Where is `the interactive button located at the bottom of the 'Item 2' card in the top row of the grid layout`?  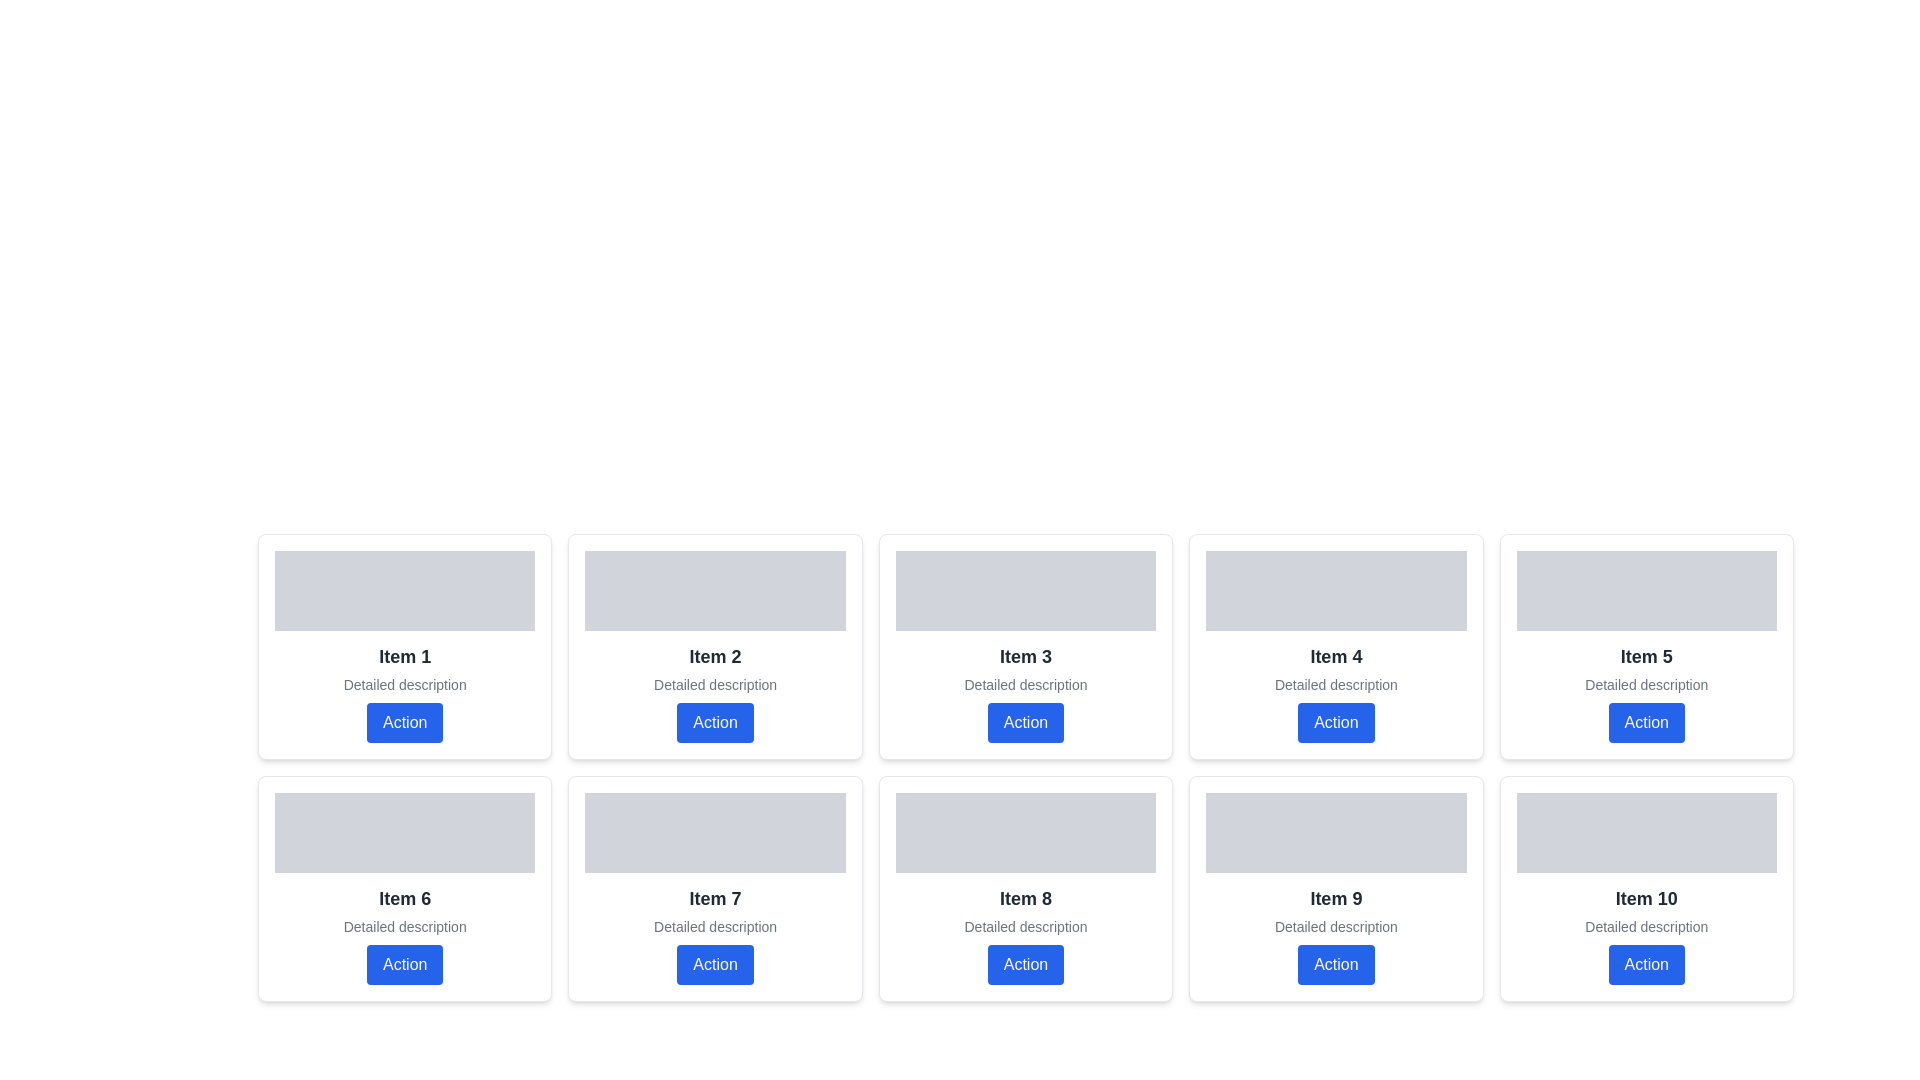 the interactive button located at the bottom of the 'Item 2' card in the top row of the grid layout is located at coordinates (715, 722).